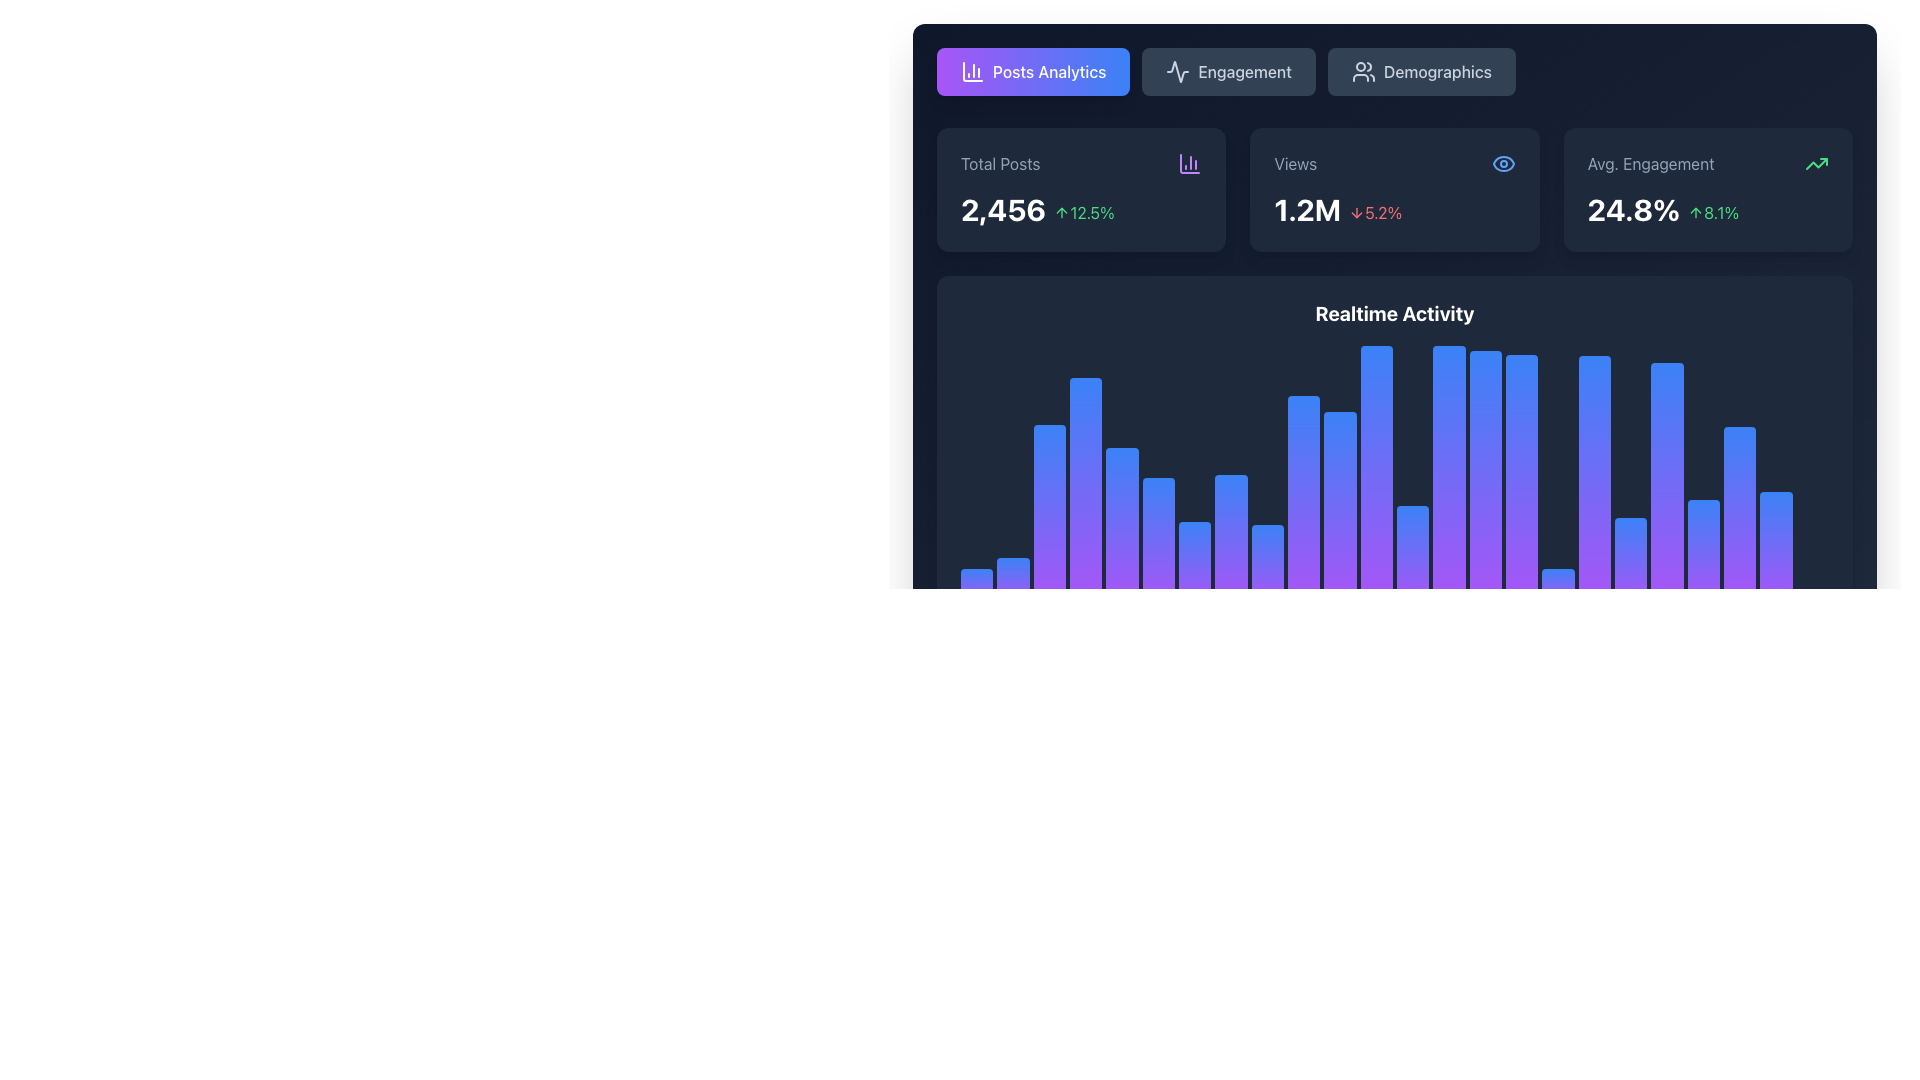 The image size is (1920, 1080). I want to click on displayed numerical value and percentage indicator from the data display unit located within the 'Total Posts' card on the dashboard interface, so click(1080, 209).